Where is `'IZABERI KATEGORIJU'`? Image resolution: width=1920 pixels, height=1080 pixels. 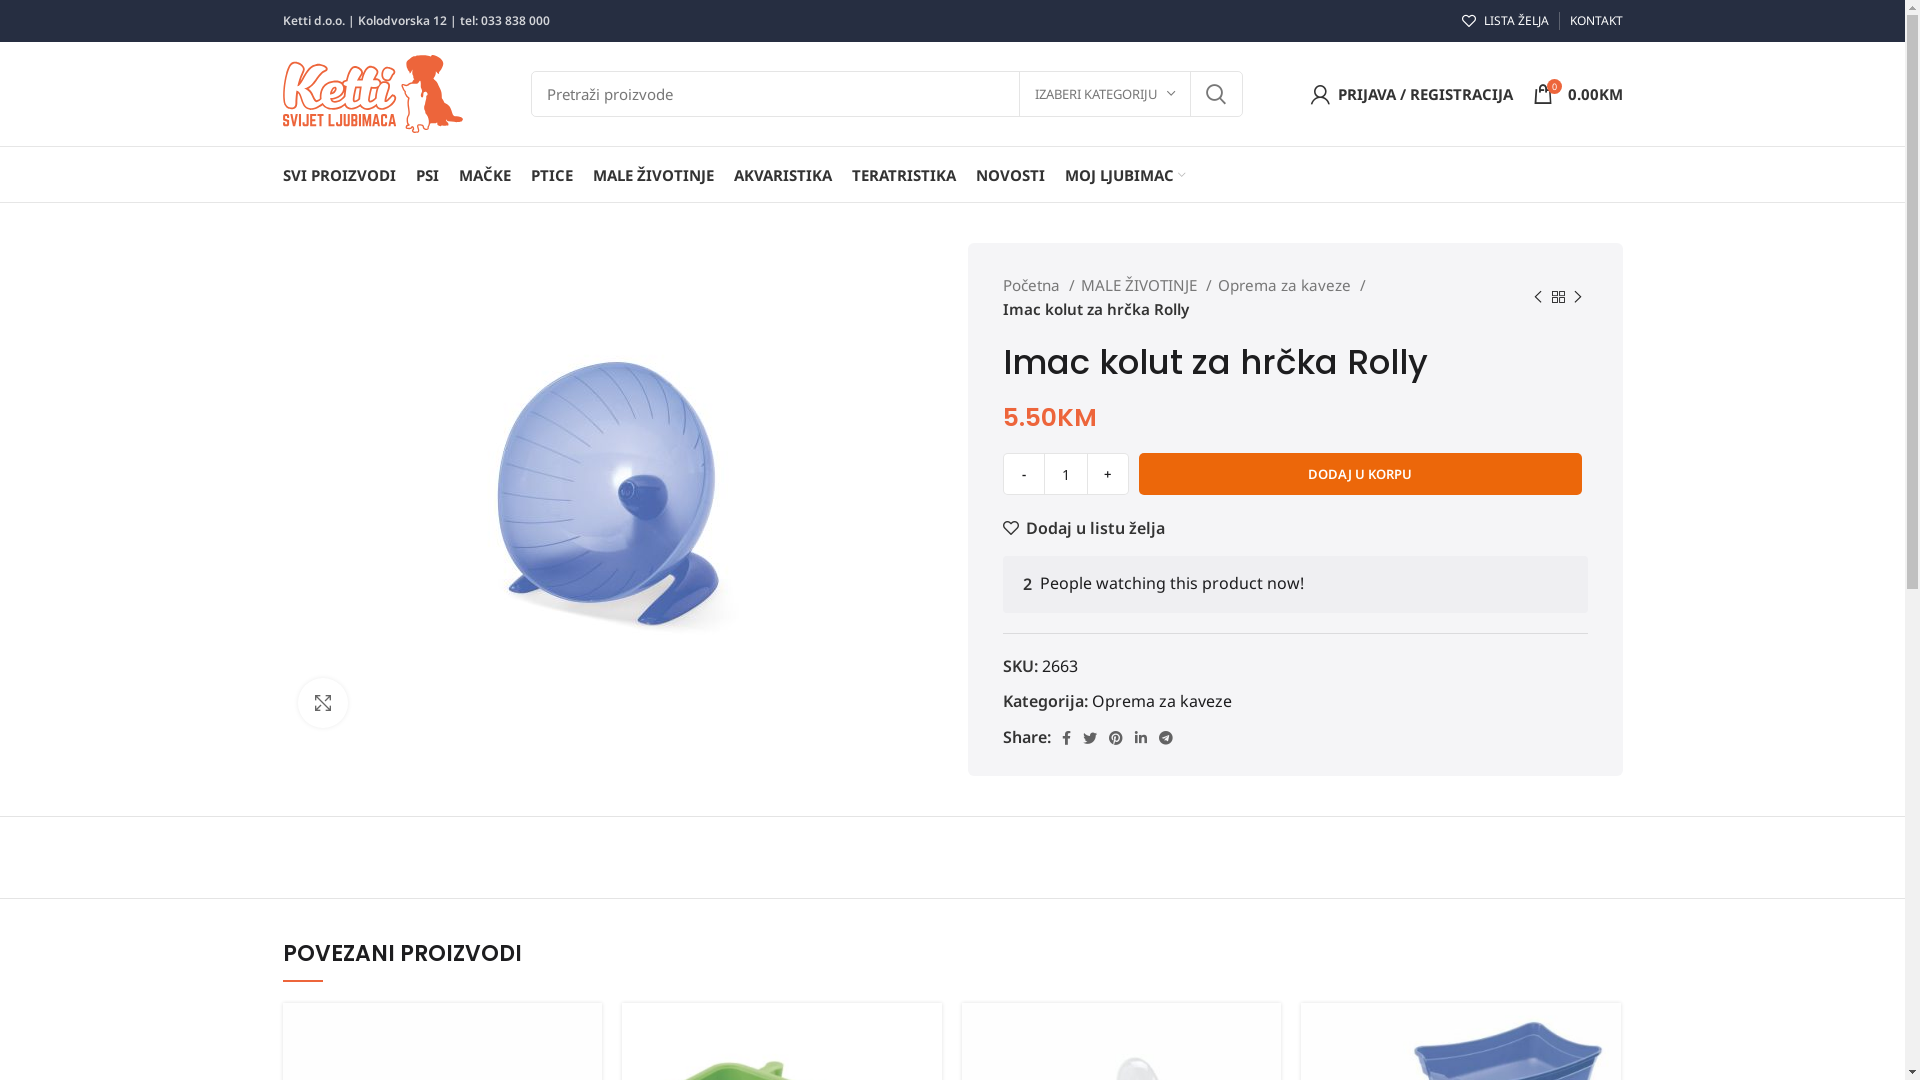
'IZABERI KATEGORIJU' is located at coordinates (1103, 93).